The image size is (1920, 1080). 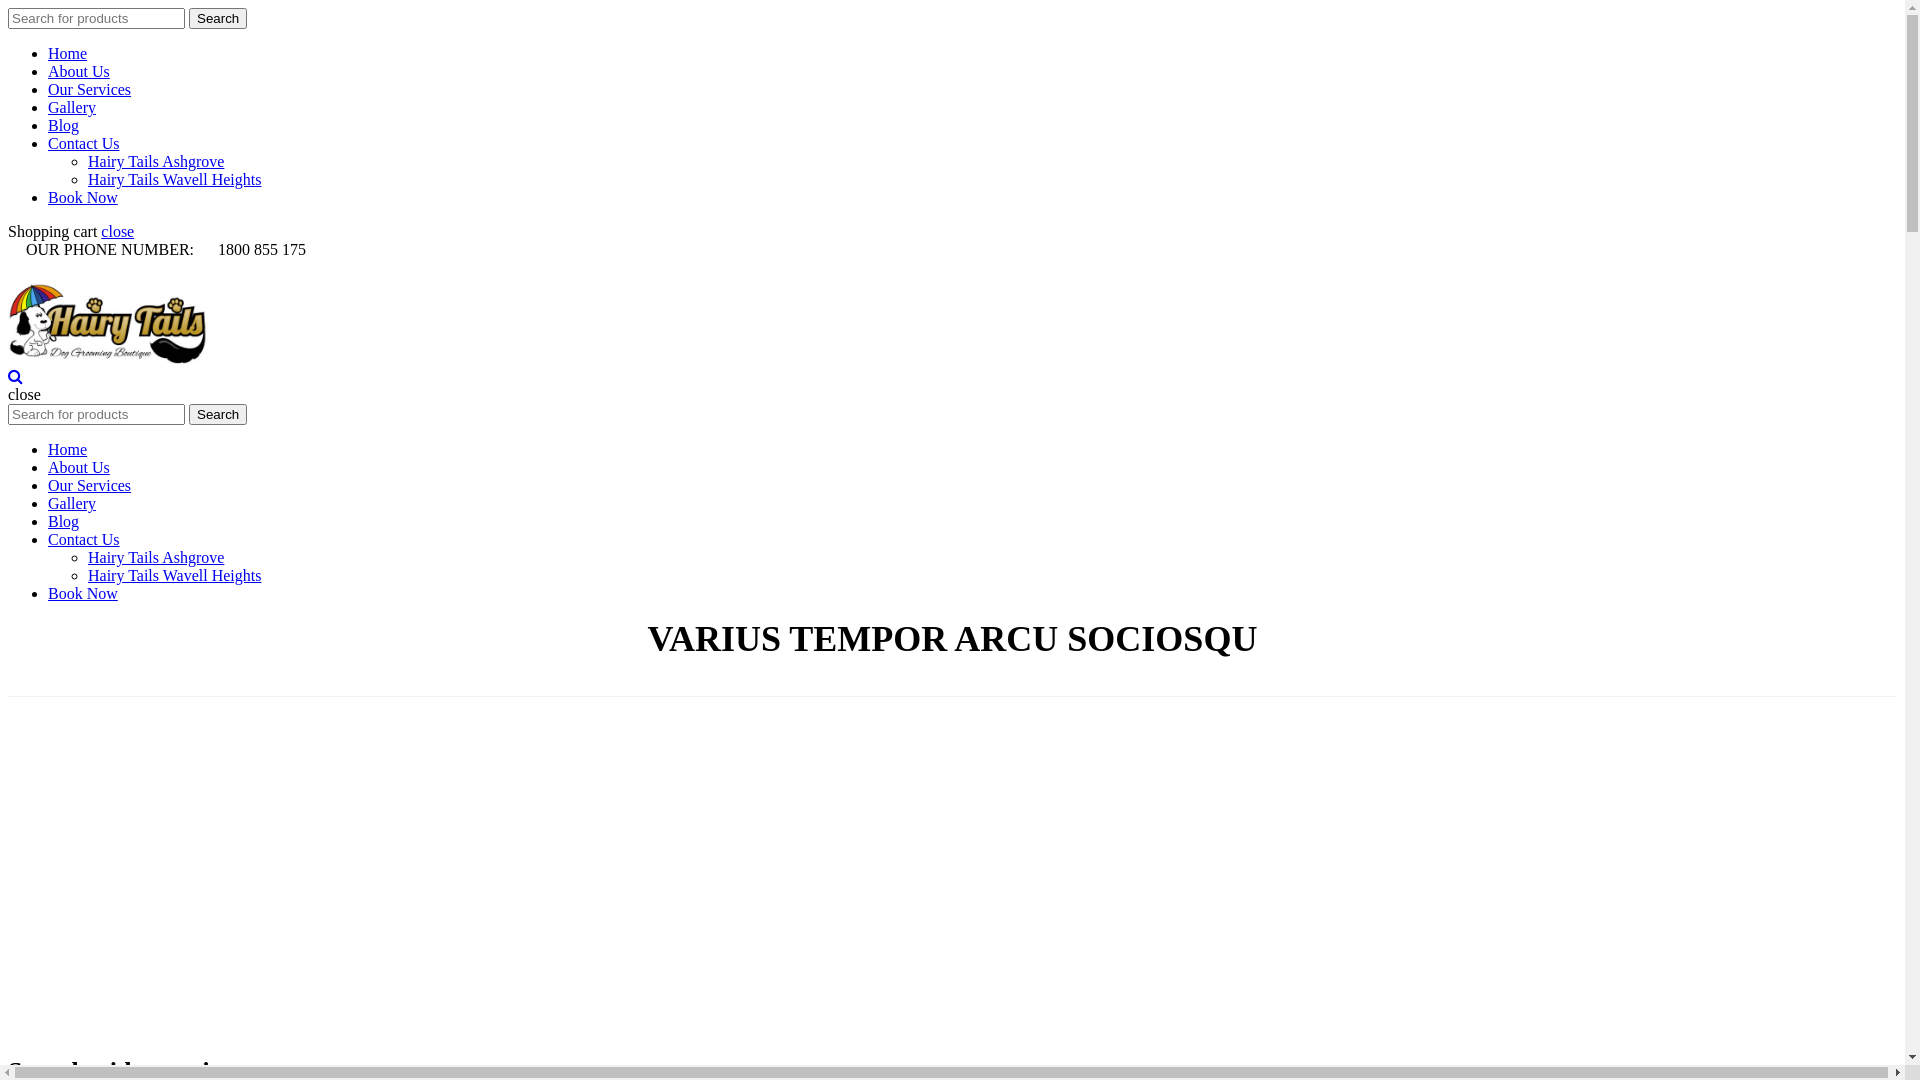 What do you see at coordinates (63, 336) in the screenshot?
I see `'Blog'` at bounding box center [63, 336].